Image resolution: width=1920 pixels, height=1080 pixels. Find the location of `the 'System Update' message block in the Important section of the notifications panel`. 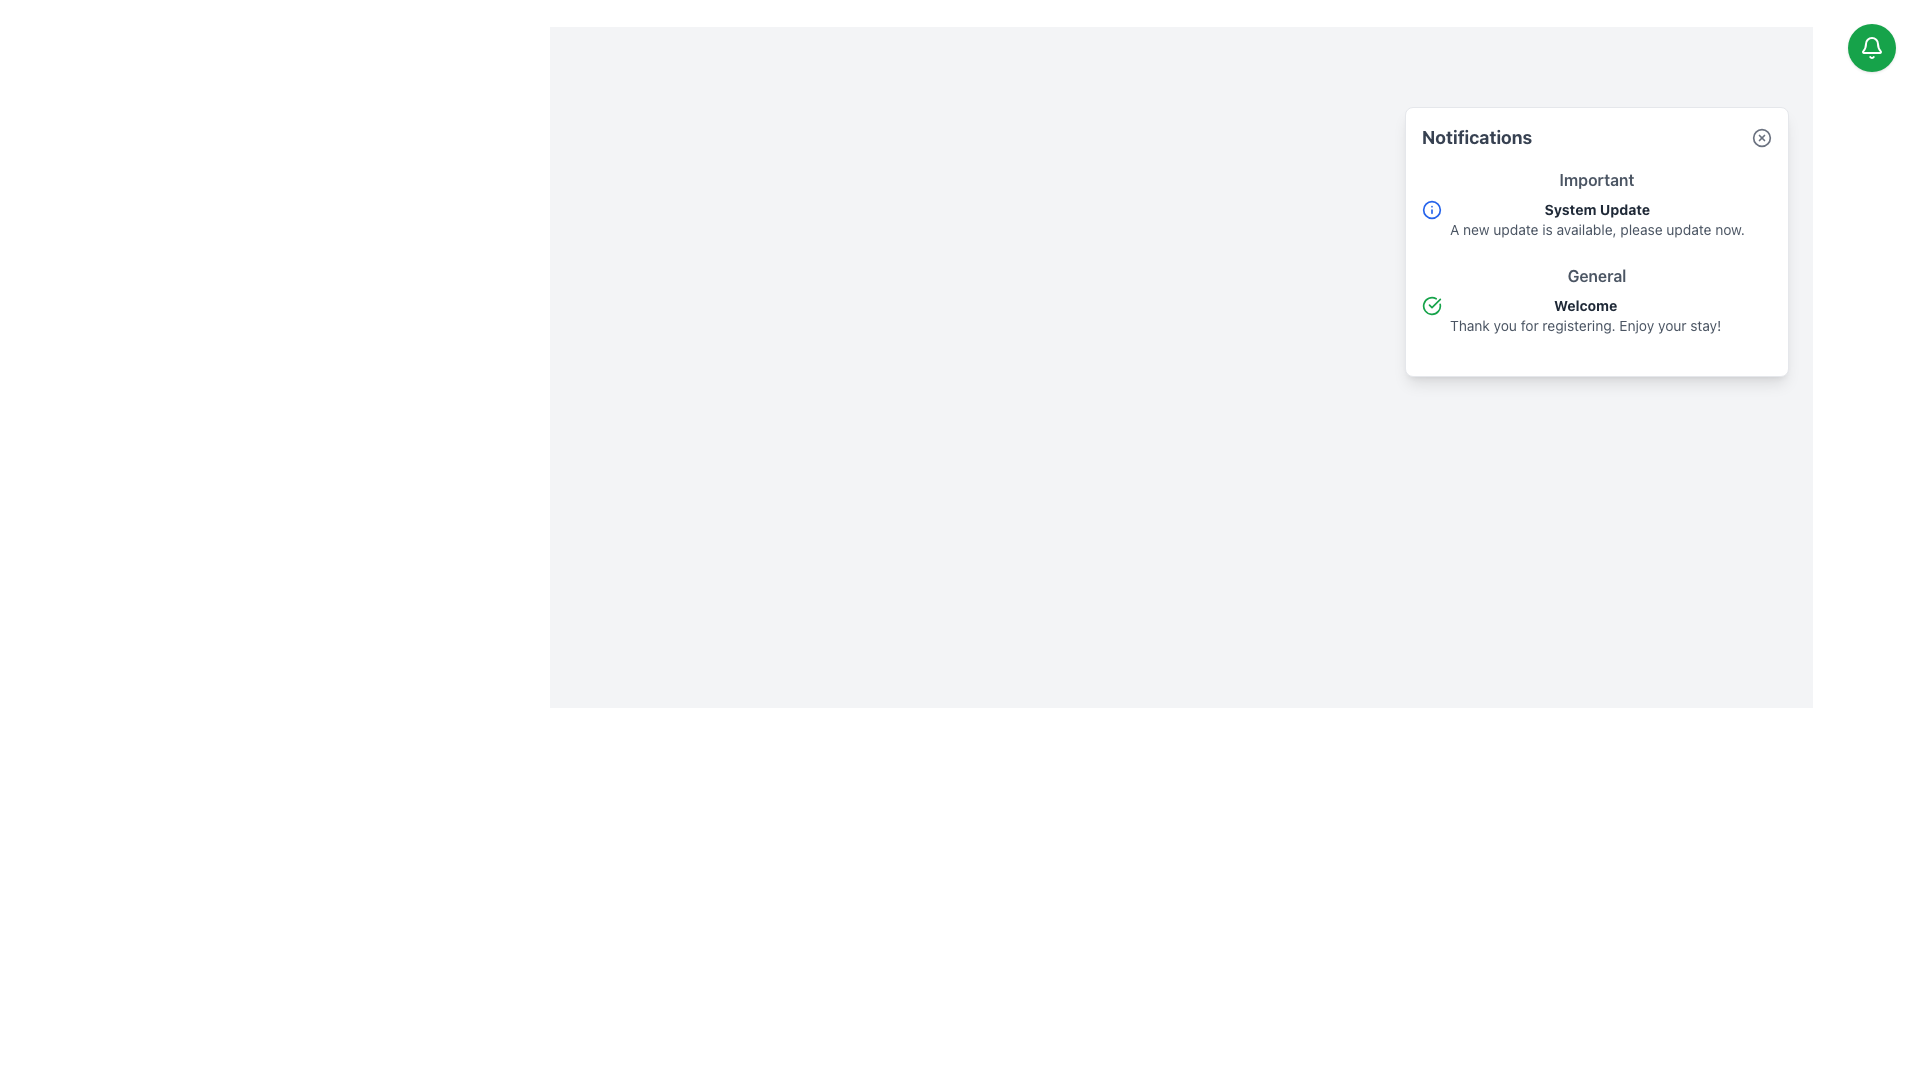

the 'System Update' message block in the Important section of the notifications panel is located at coordinates (1596, 219).